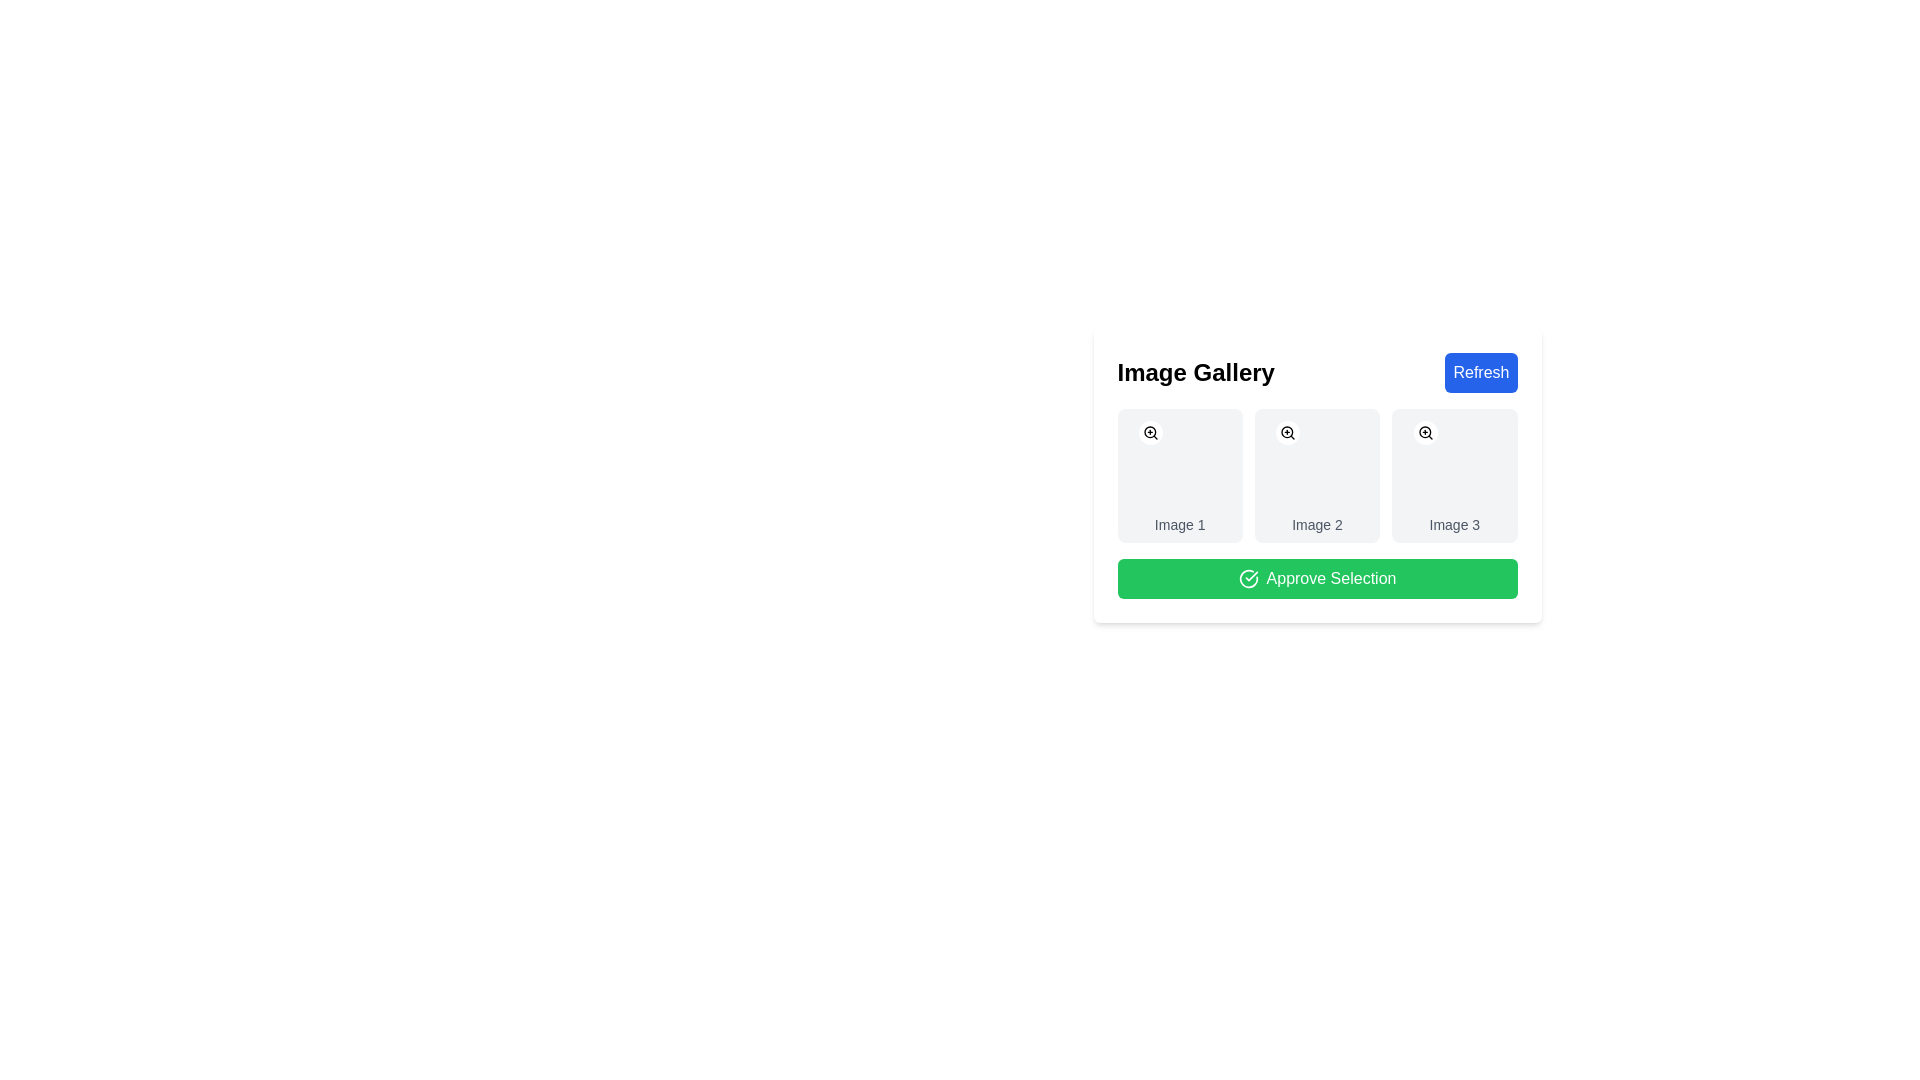 This screenshot has width=1920, height=1080. Describe the element at coordinates (1424, 431) in the screenshot. I see `the zoom-in button located at the top-left corner of the third image thumbnail in the image gallery` at that location.